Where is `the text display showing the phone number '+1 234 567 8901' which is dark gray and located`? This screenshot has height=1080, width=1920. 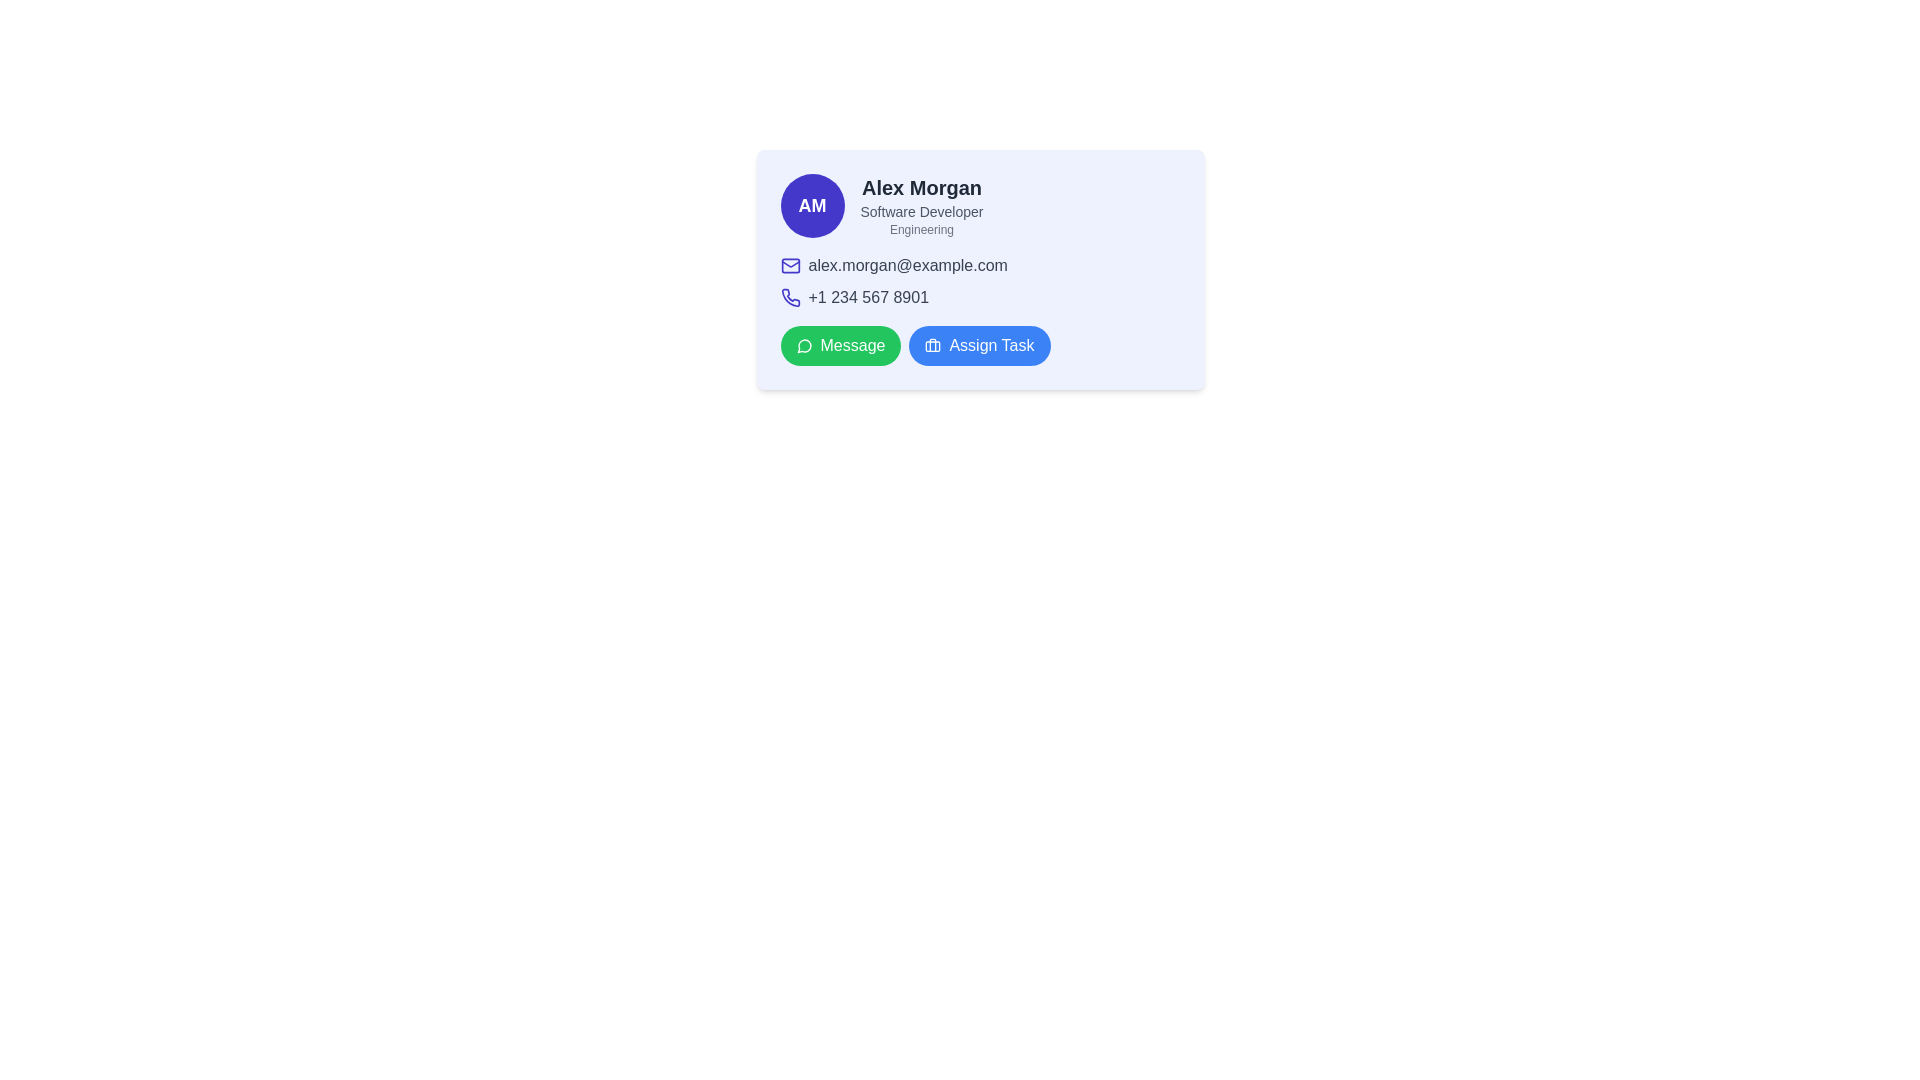 the text display showing the phone number '+1 234 567 8901' which is dark gray and located is located at coordinates (868, 297).